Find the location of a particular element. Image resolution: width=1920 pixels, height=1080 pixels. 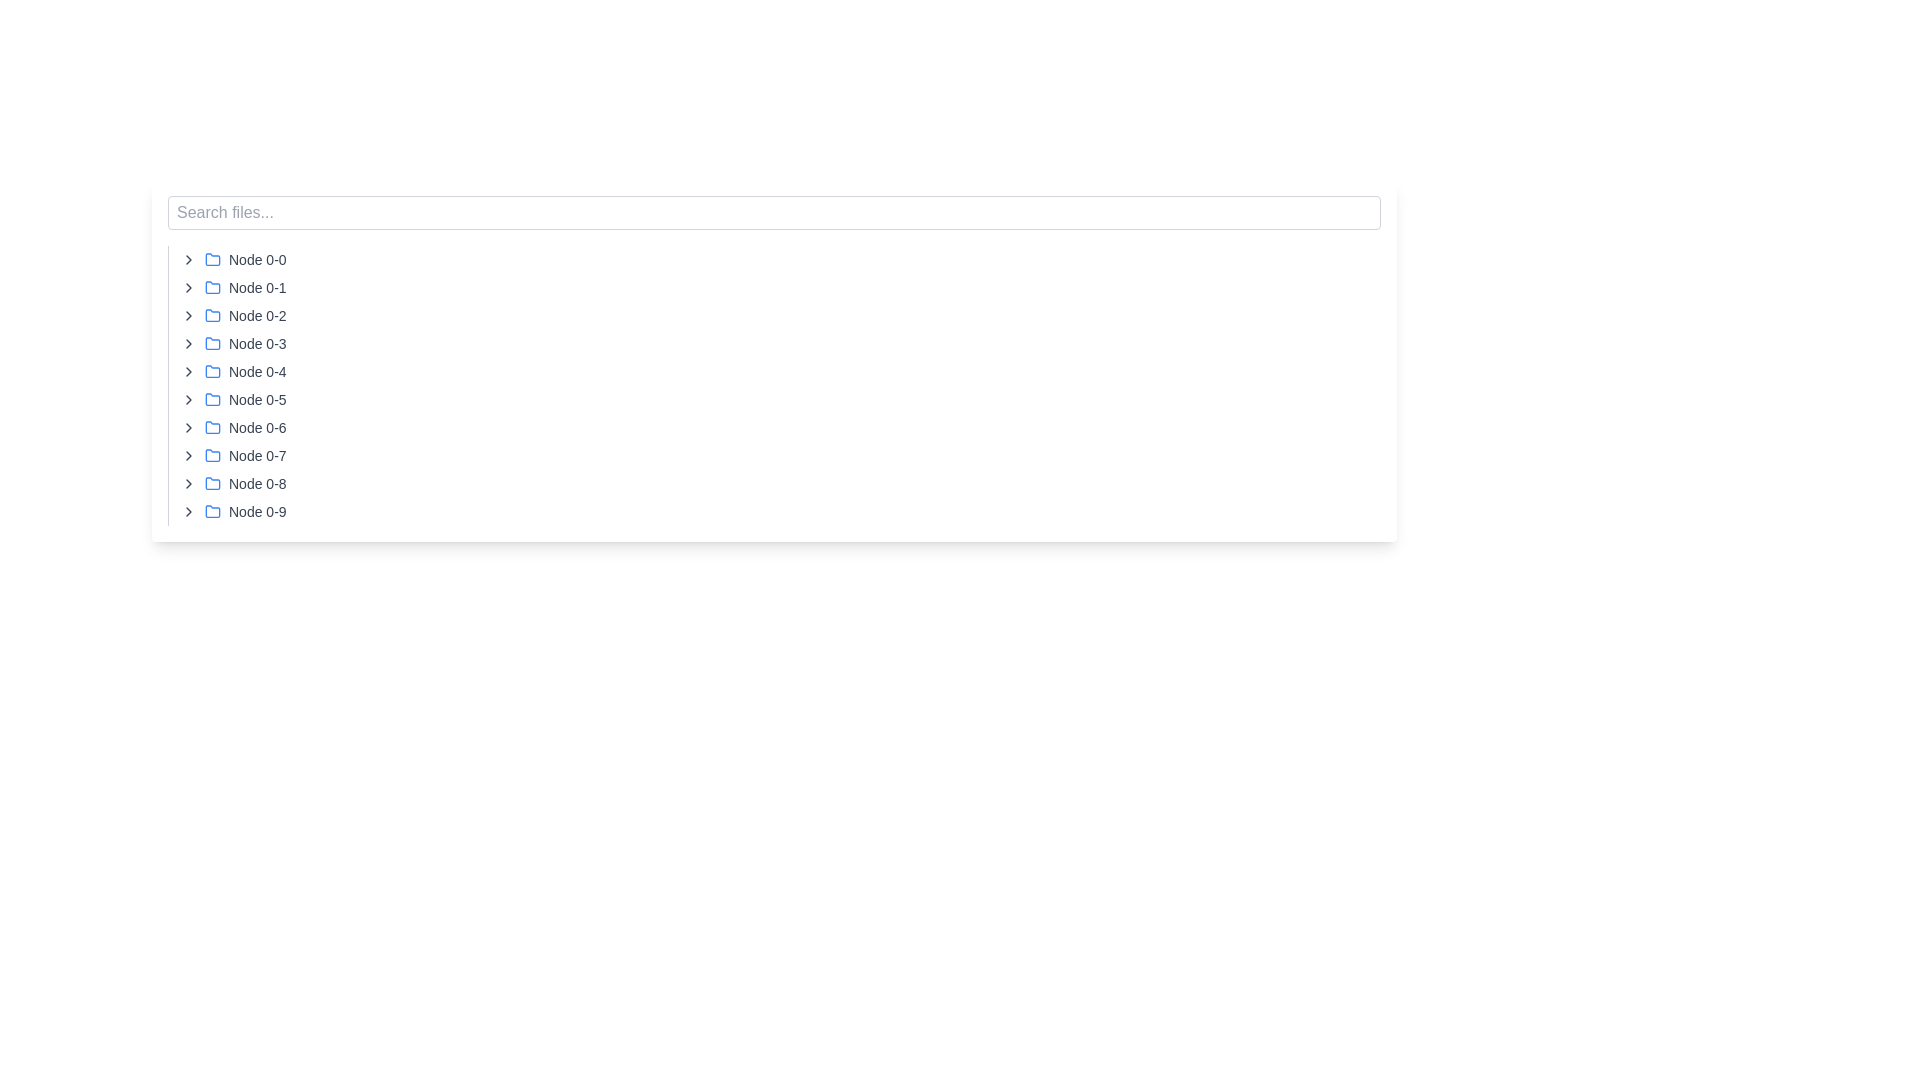

the blue folder icon representing a file directory, which is the sixth item in the expandable list and is positioned to the left of the label 'Node 0-5' is located at coordinates (212, 398).